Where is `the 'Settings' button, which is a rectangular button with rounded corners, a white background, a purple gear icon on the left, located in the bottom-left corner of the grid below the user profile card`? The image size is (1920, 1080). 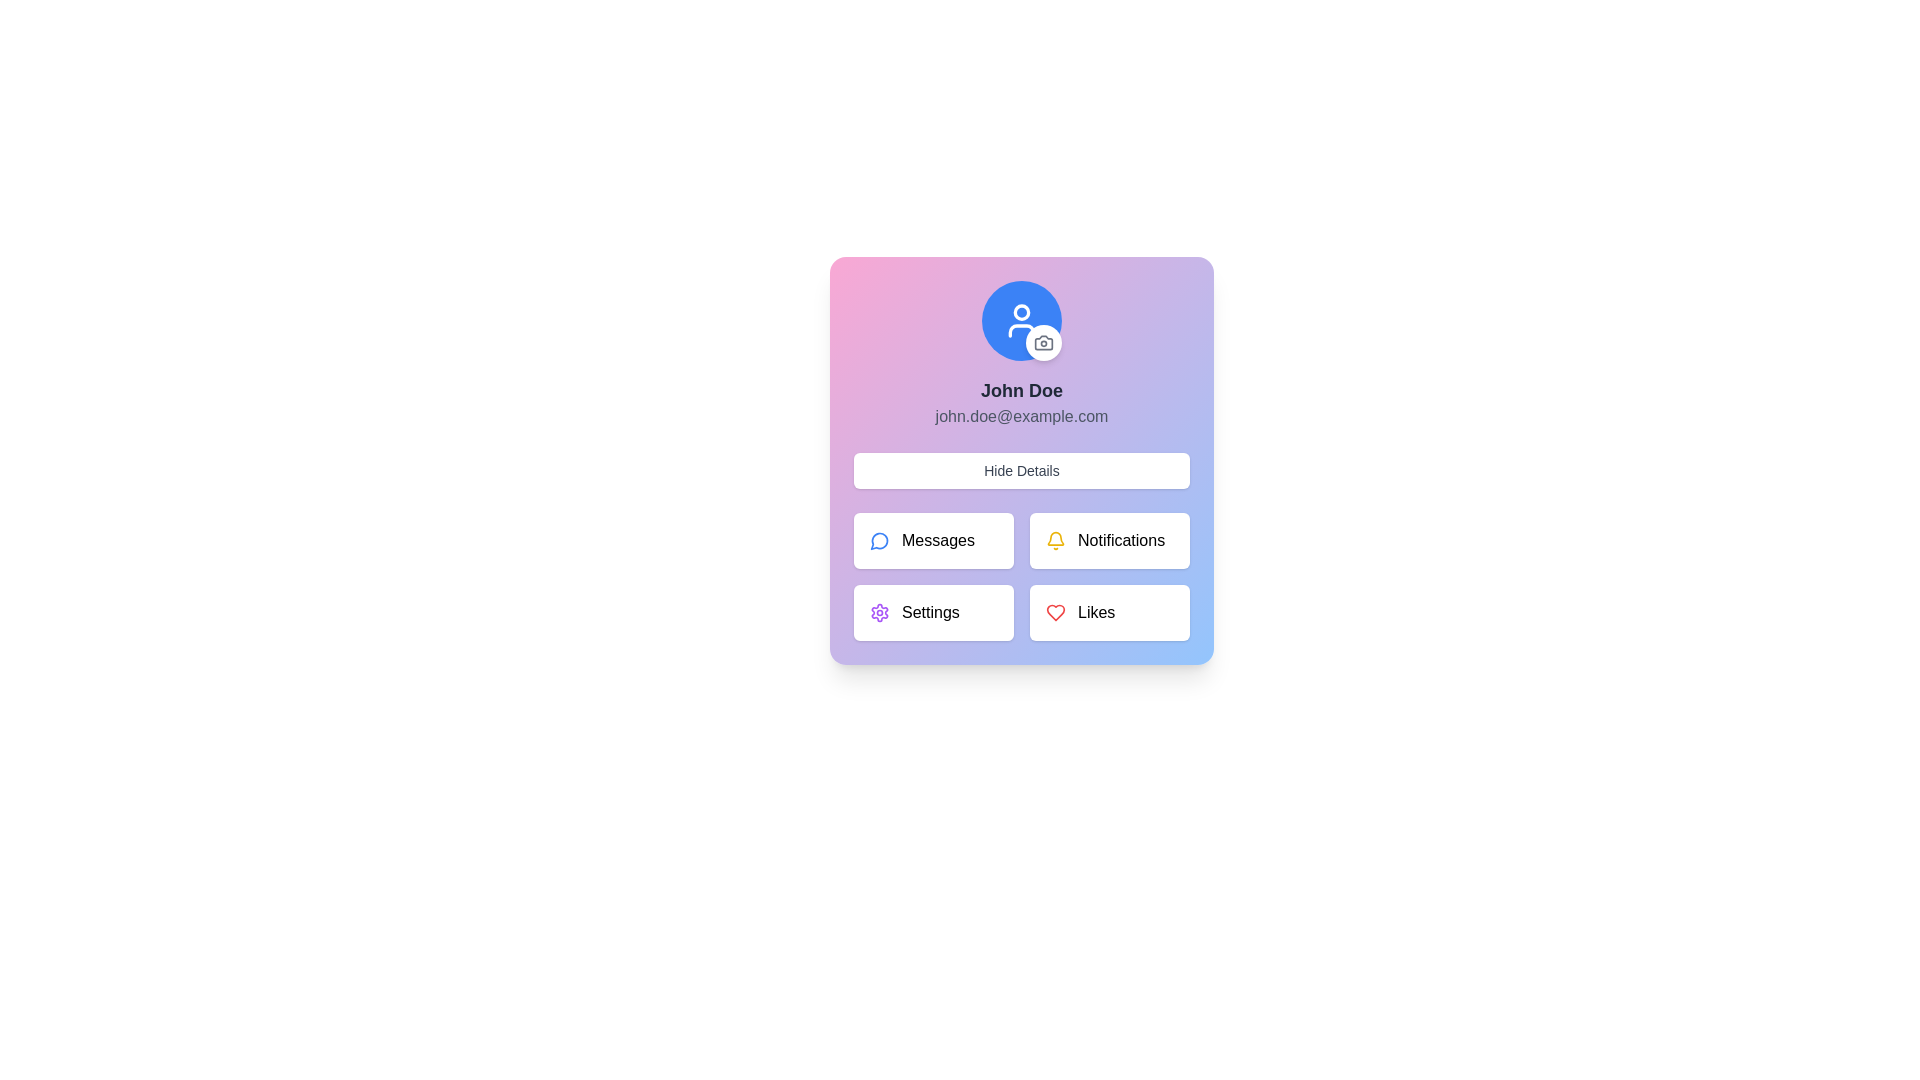 the 'Settings' button, which is a rectangular button with rounded corners, a white background, a purple gear icon on the left, located in the bottom-left corner of the grid below the user profile card is located at coordinates (933, 612).